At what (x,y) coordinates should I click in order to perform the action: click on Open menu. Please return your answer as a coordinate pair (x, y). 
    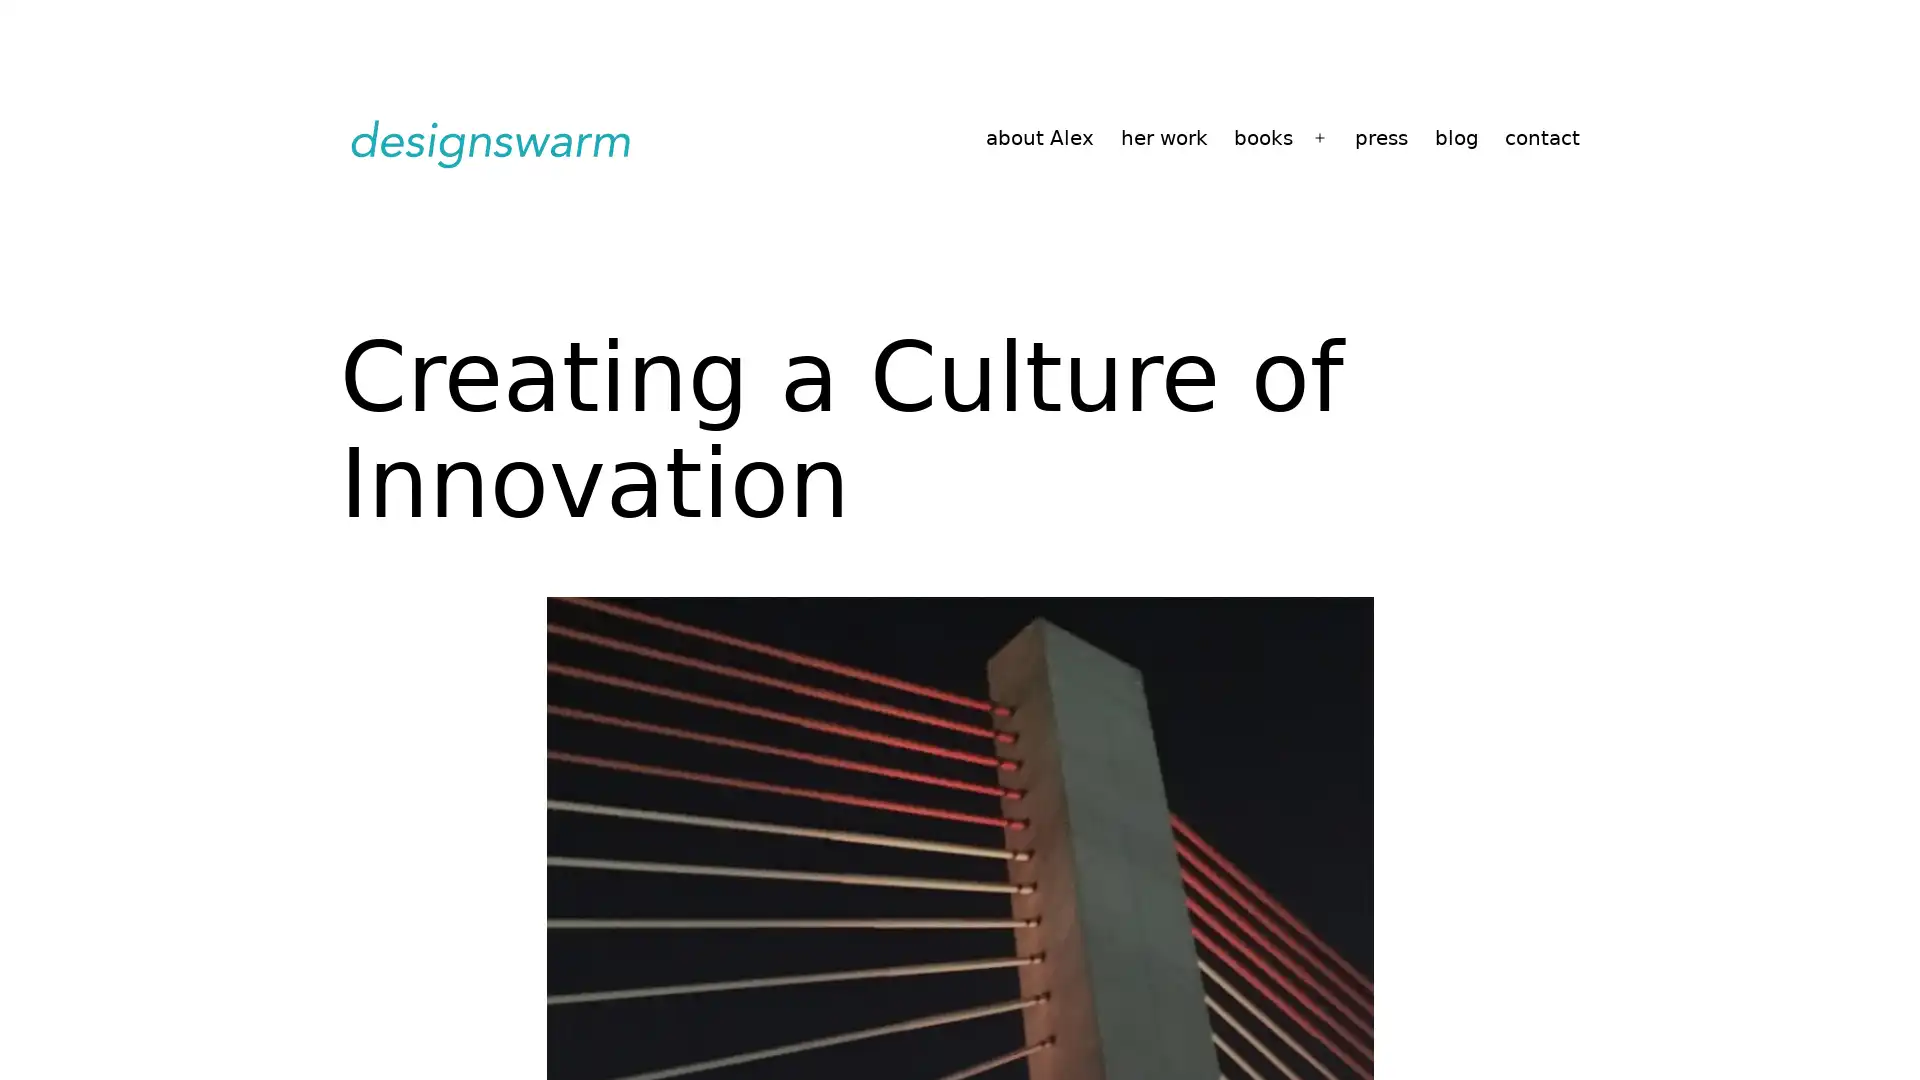
    Looking at the image, I should click on (1320, 137).